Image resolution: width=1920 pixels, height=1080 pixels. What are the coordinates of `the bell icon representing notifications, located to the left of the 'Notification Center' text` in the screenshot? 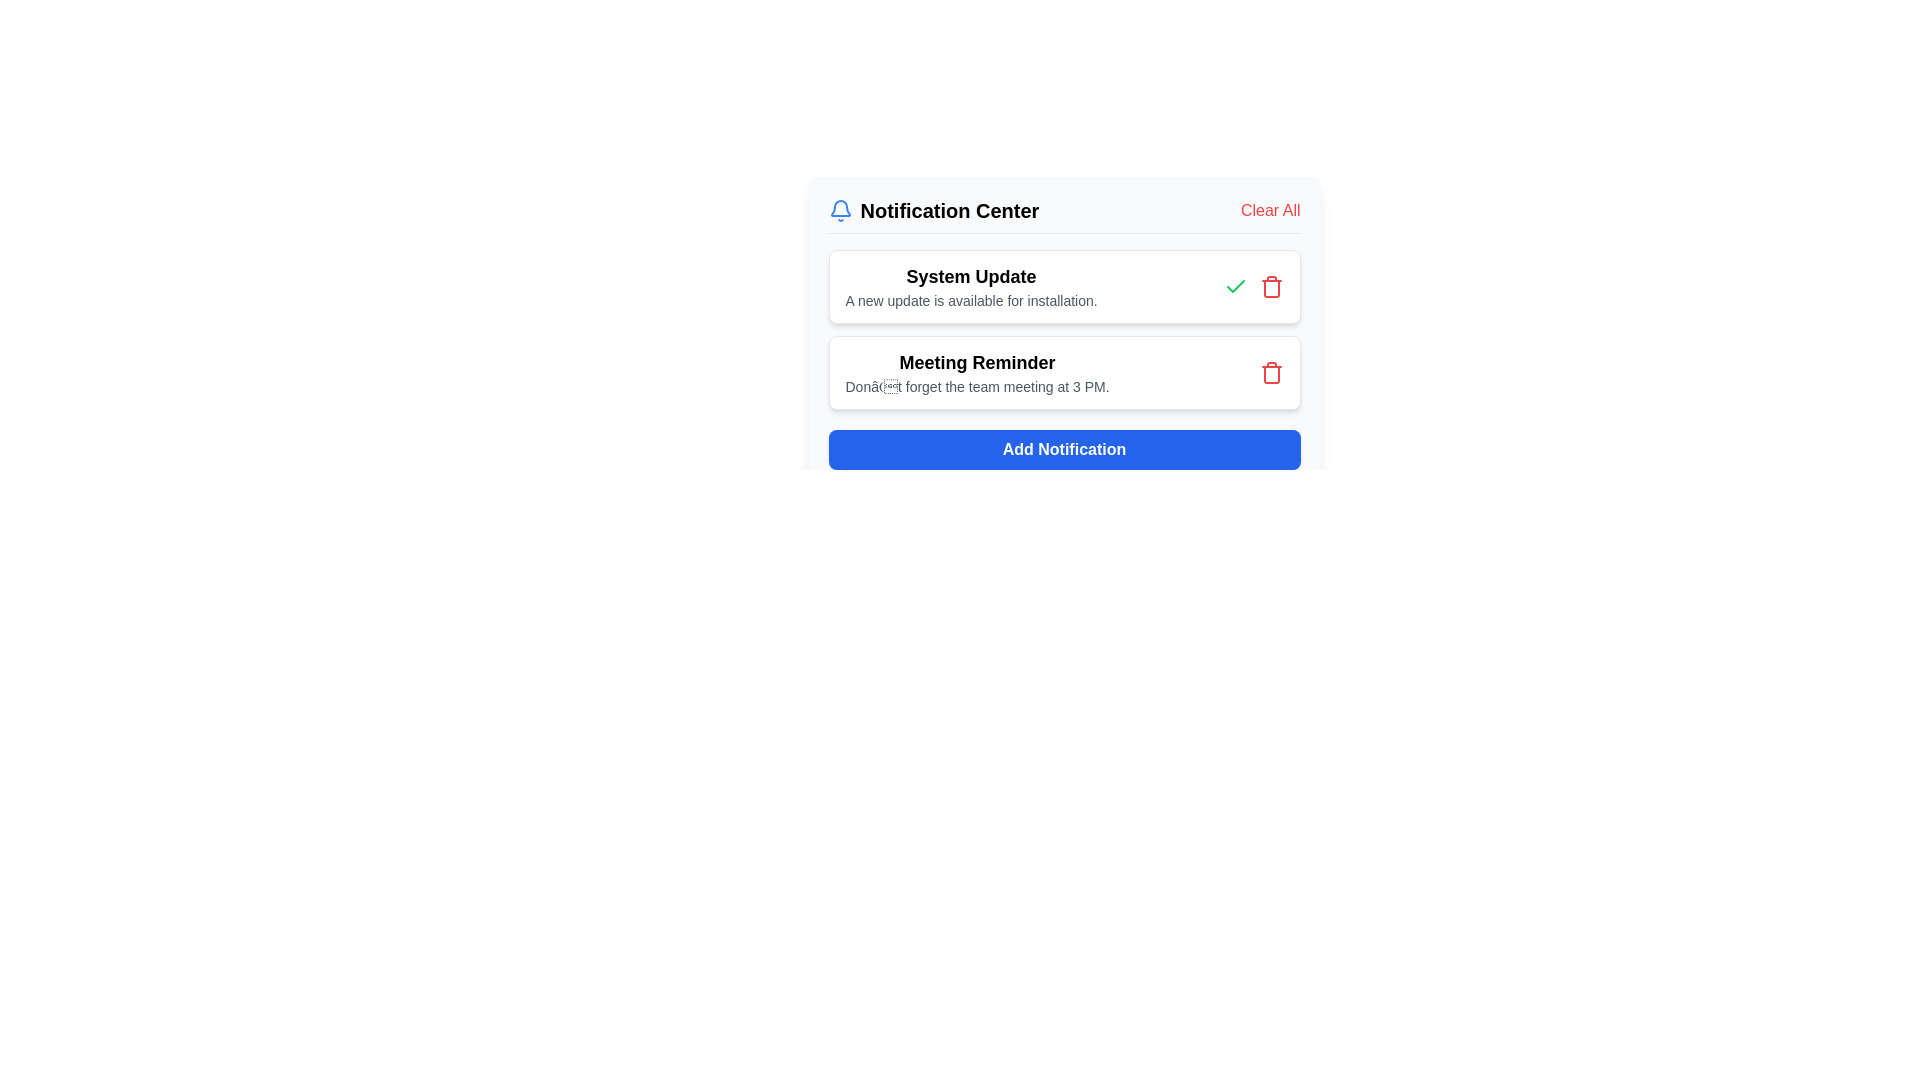 It's located at (840, 208).